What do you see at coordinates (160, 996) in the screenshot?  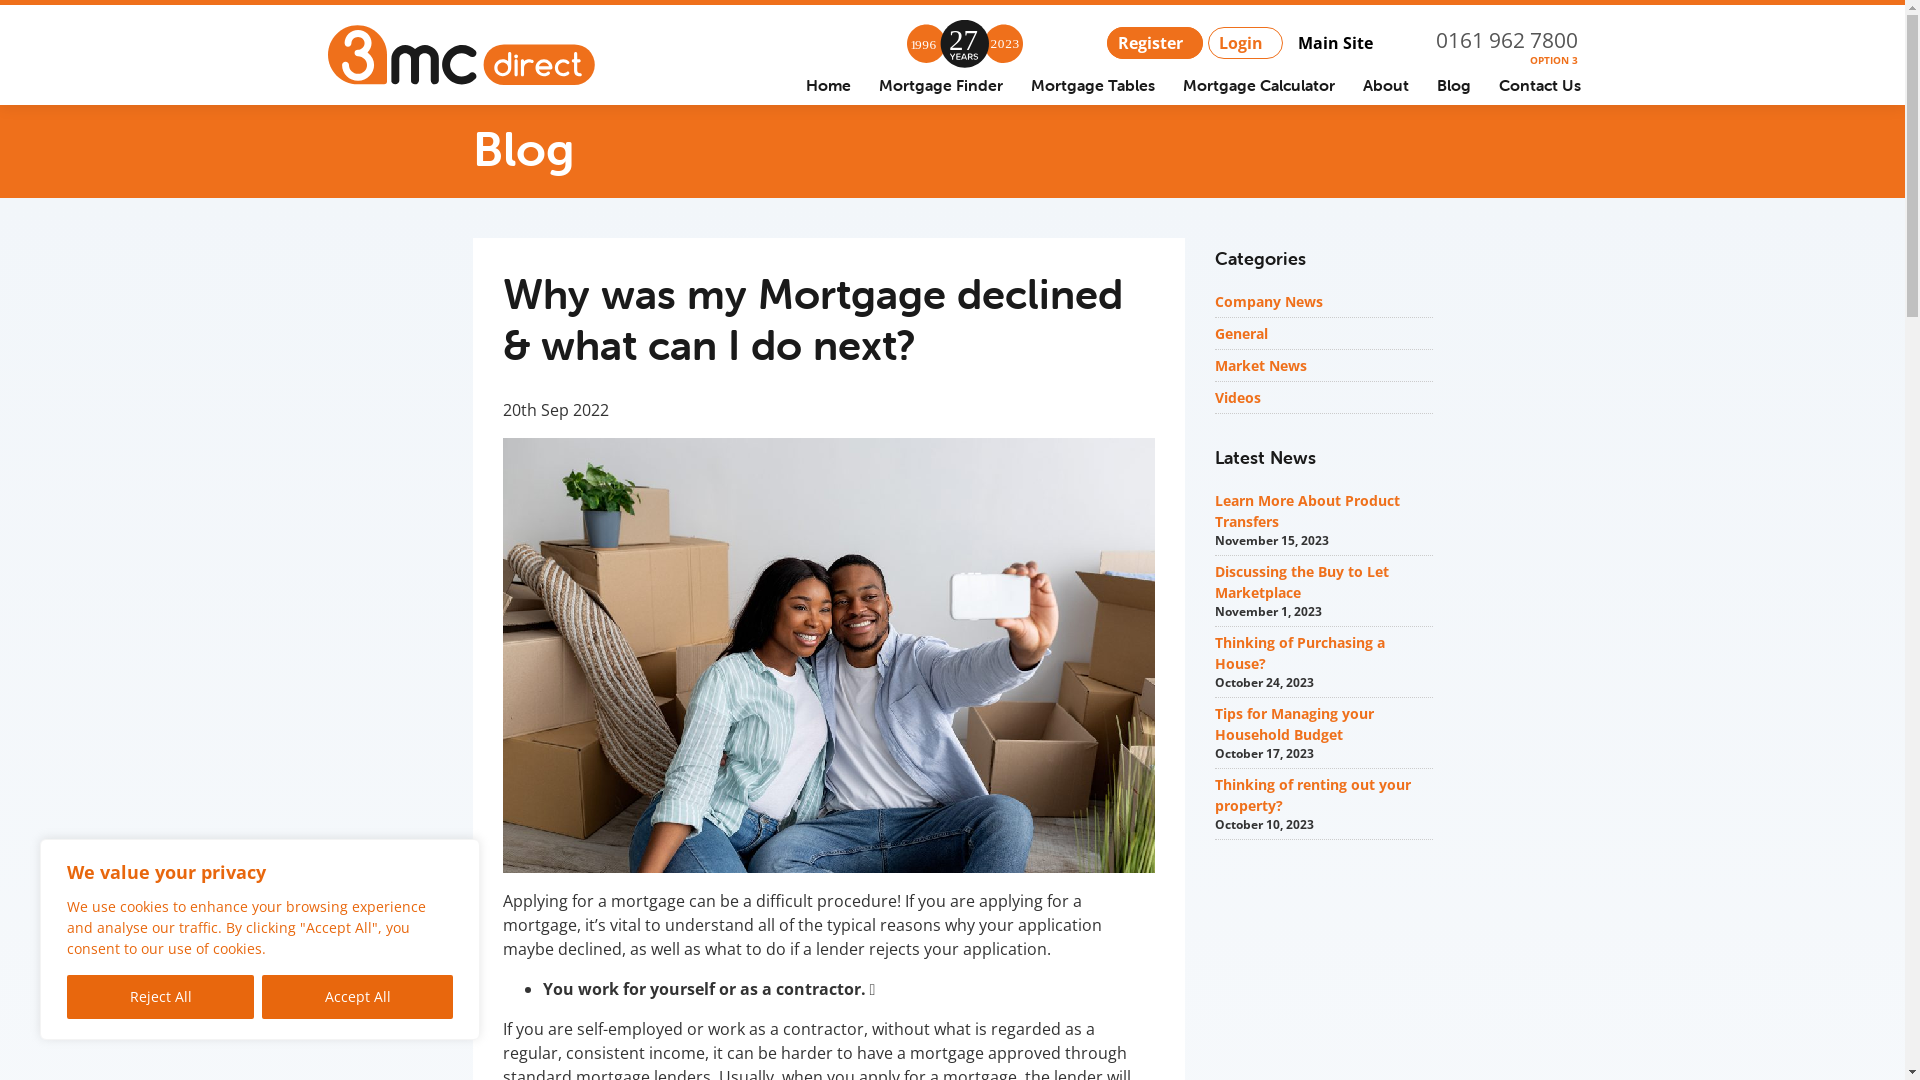 I see `'Reject All'` at bounding box center [160, 996].